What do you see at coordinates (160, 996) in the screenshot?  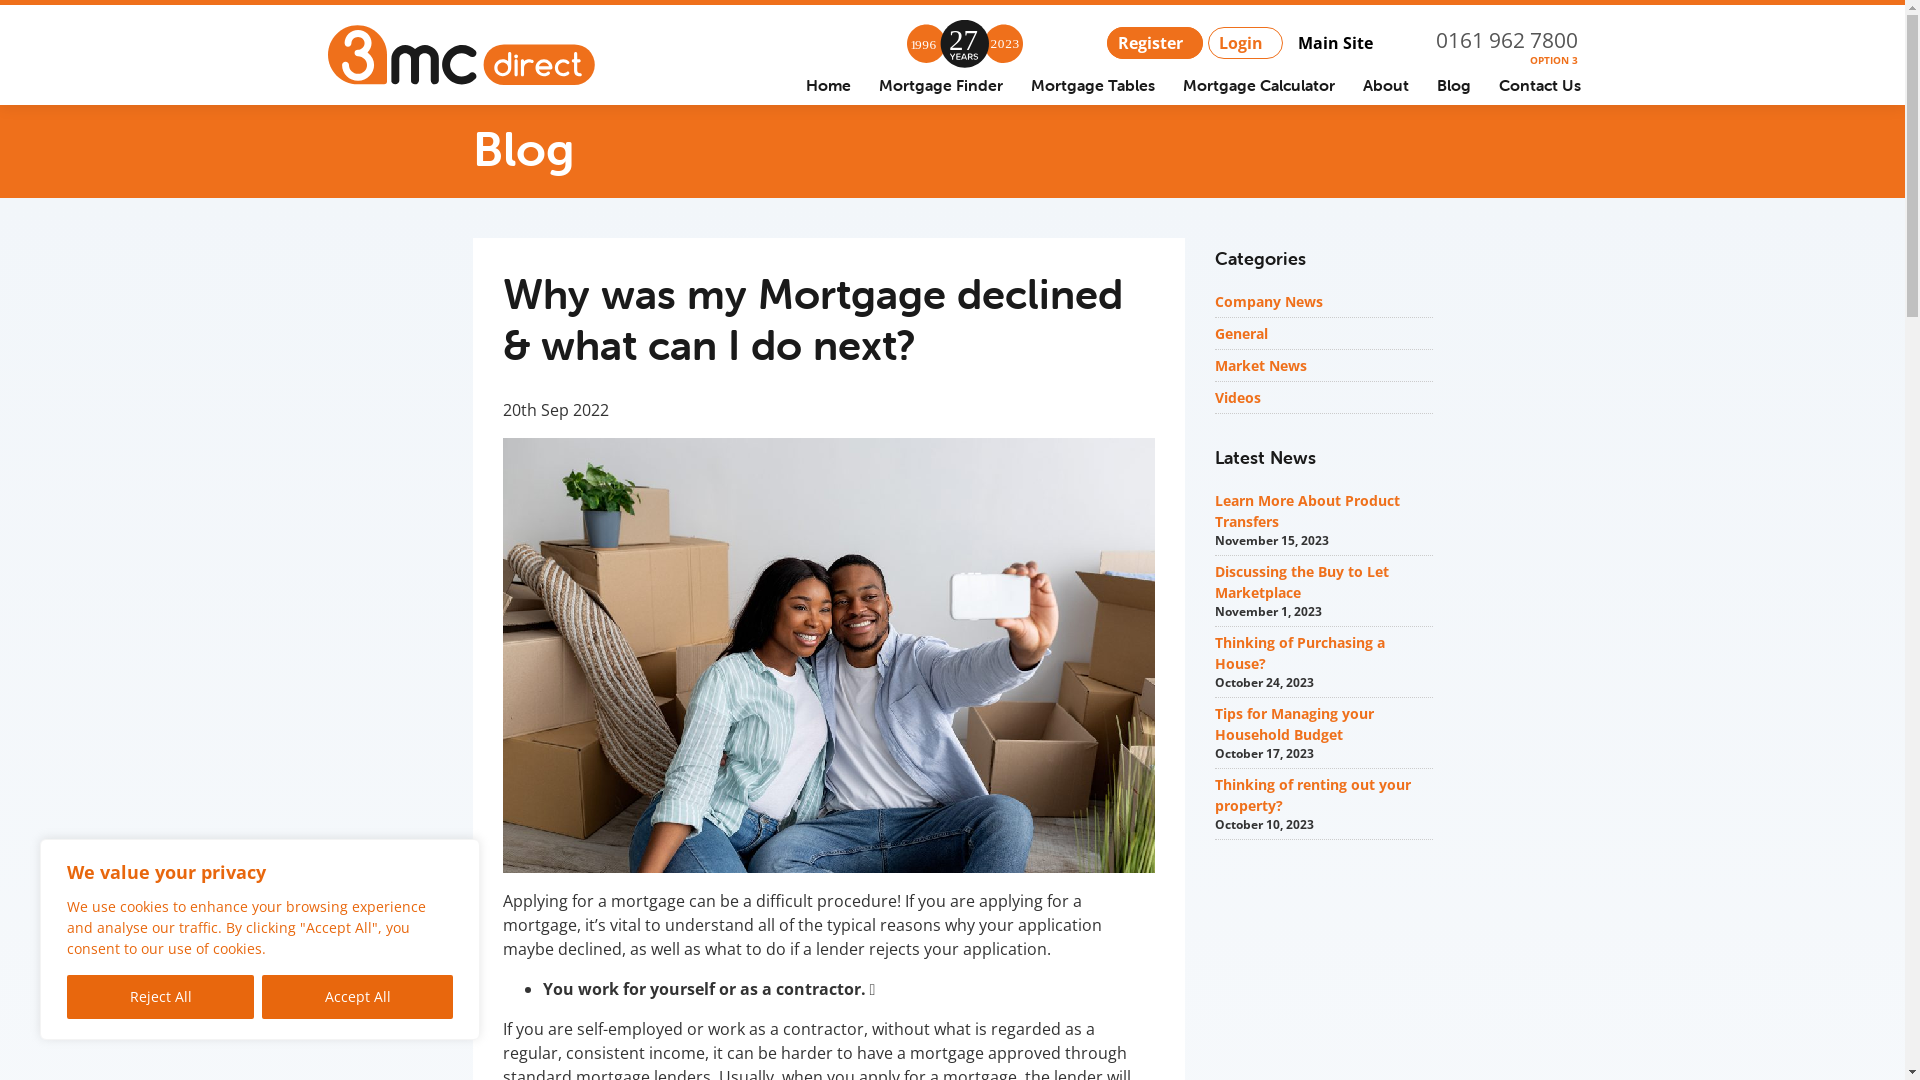 I see `'Reject All'` at bounding box center [160, 996].